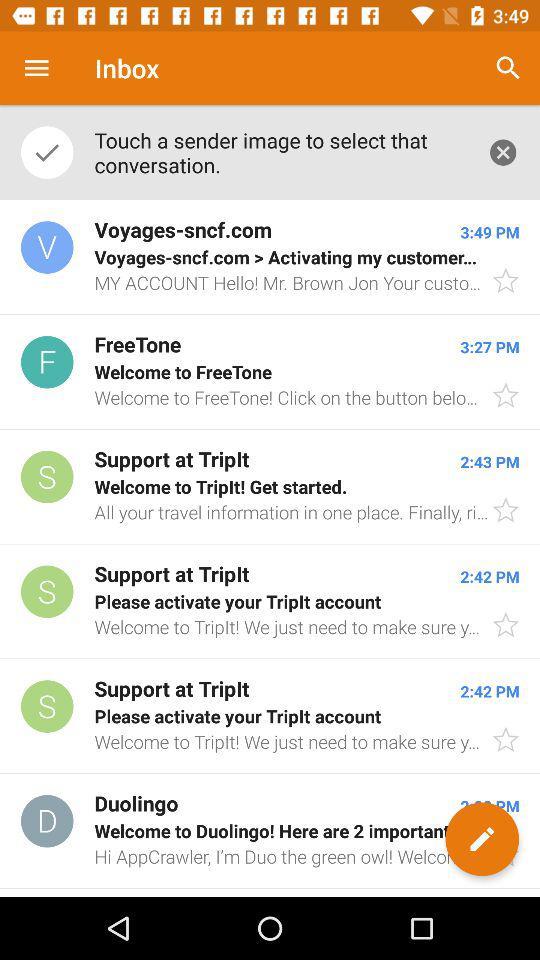 This screenshot has height=960, width=540. I want to click on the item below the touch a sender, so click(270, 256).